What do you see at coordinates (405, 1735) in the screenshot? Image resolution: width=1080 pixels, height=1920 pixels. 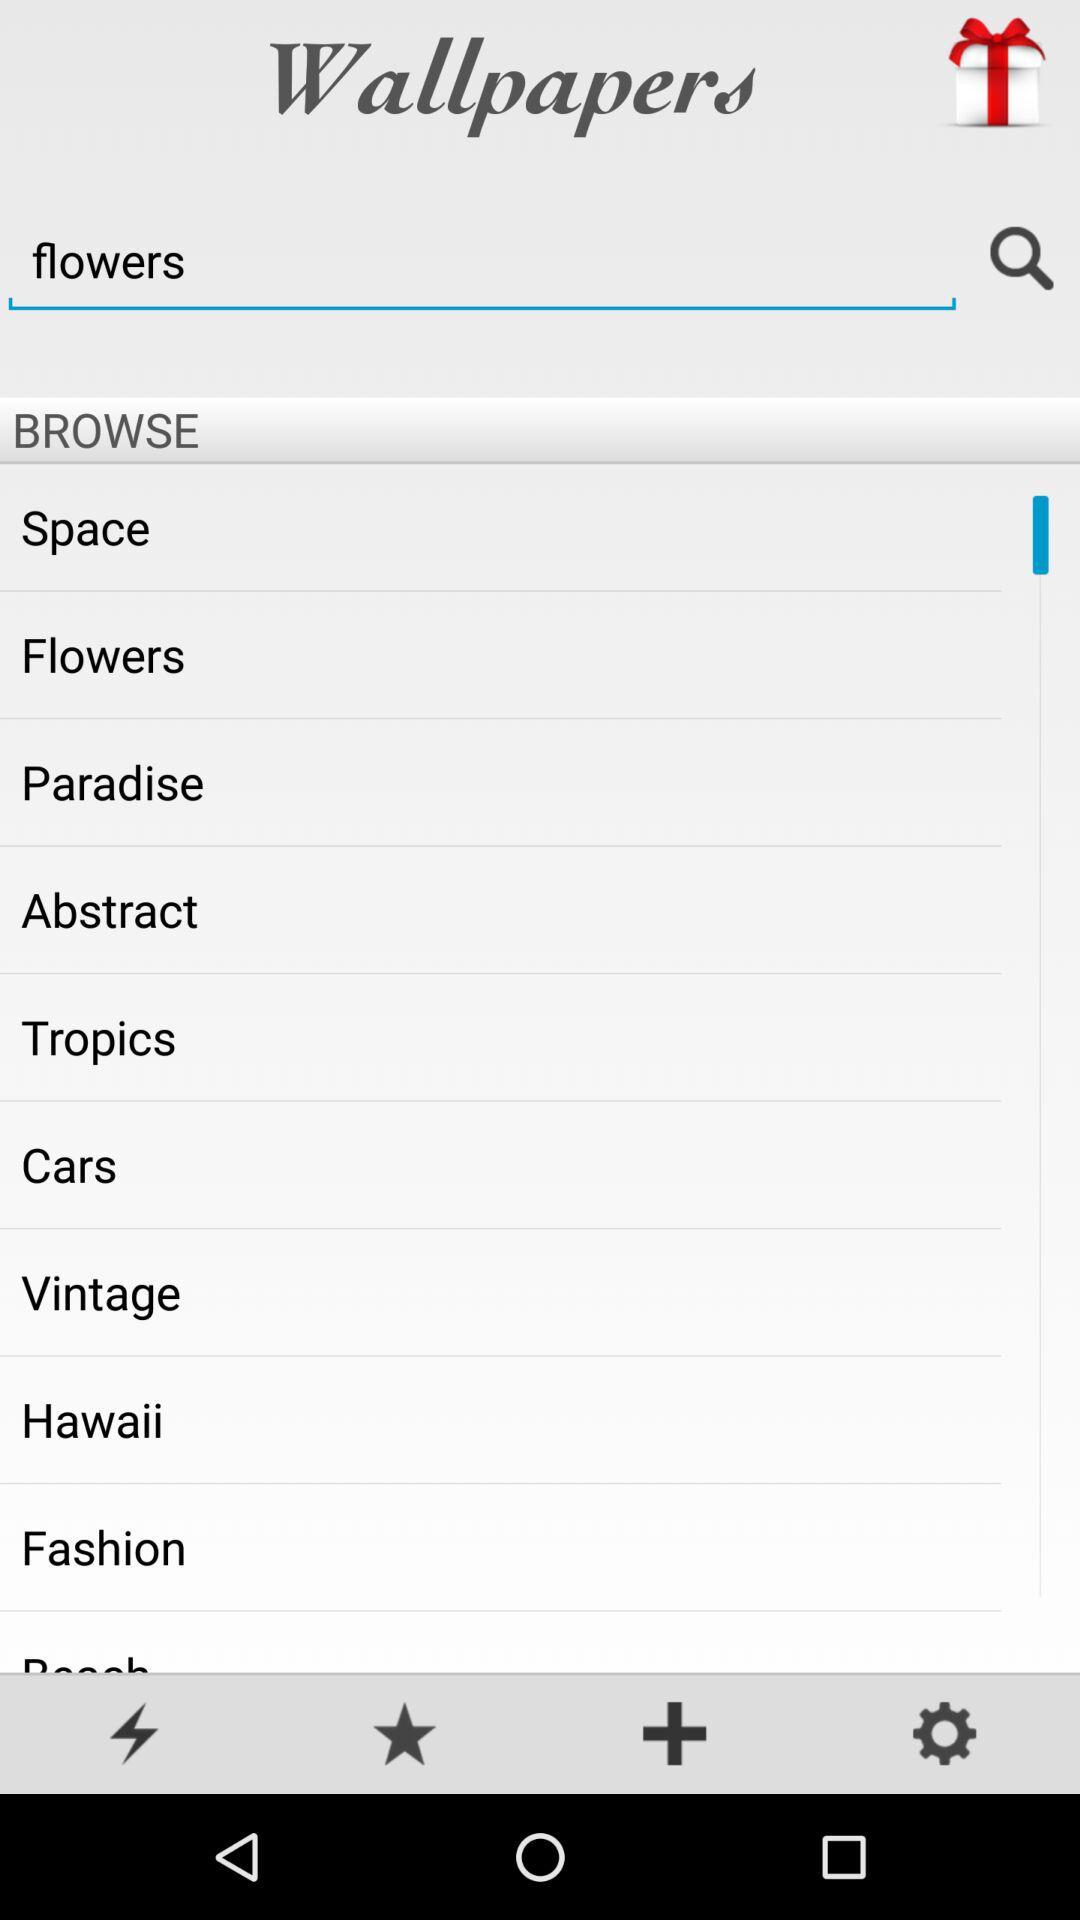 I see `as favorite` at bounding box center [405, 1735].